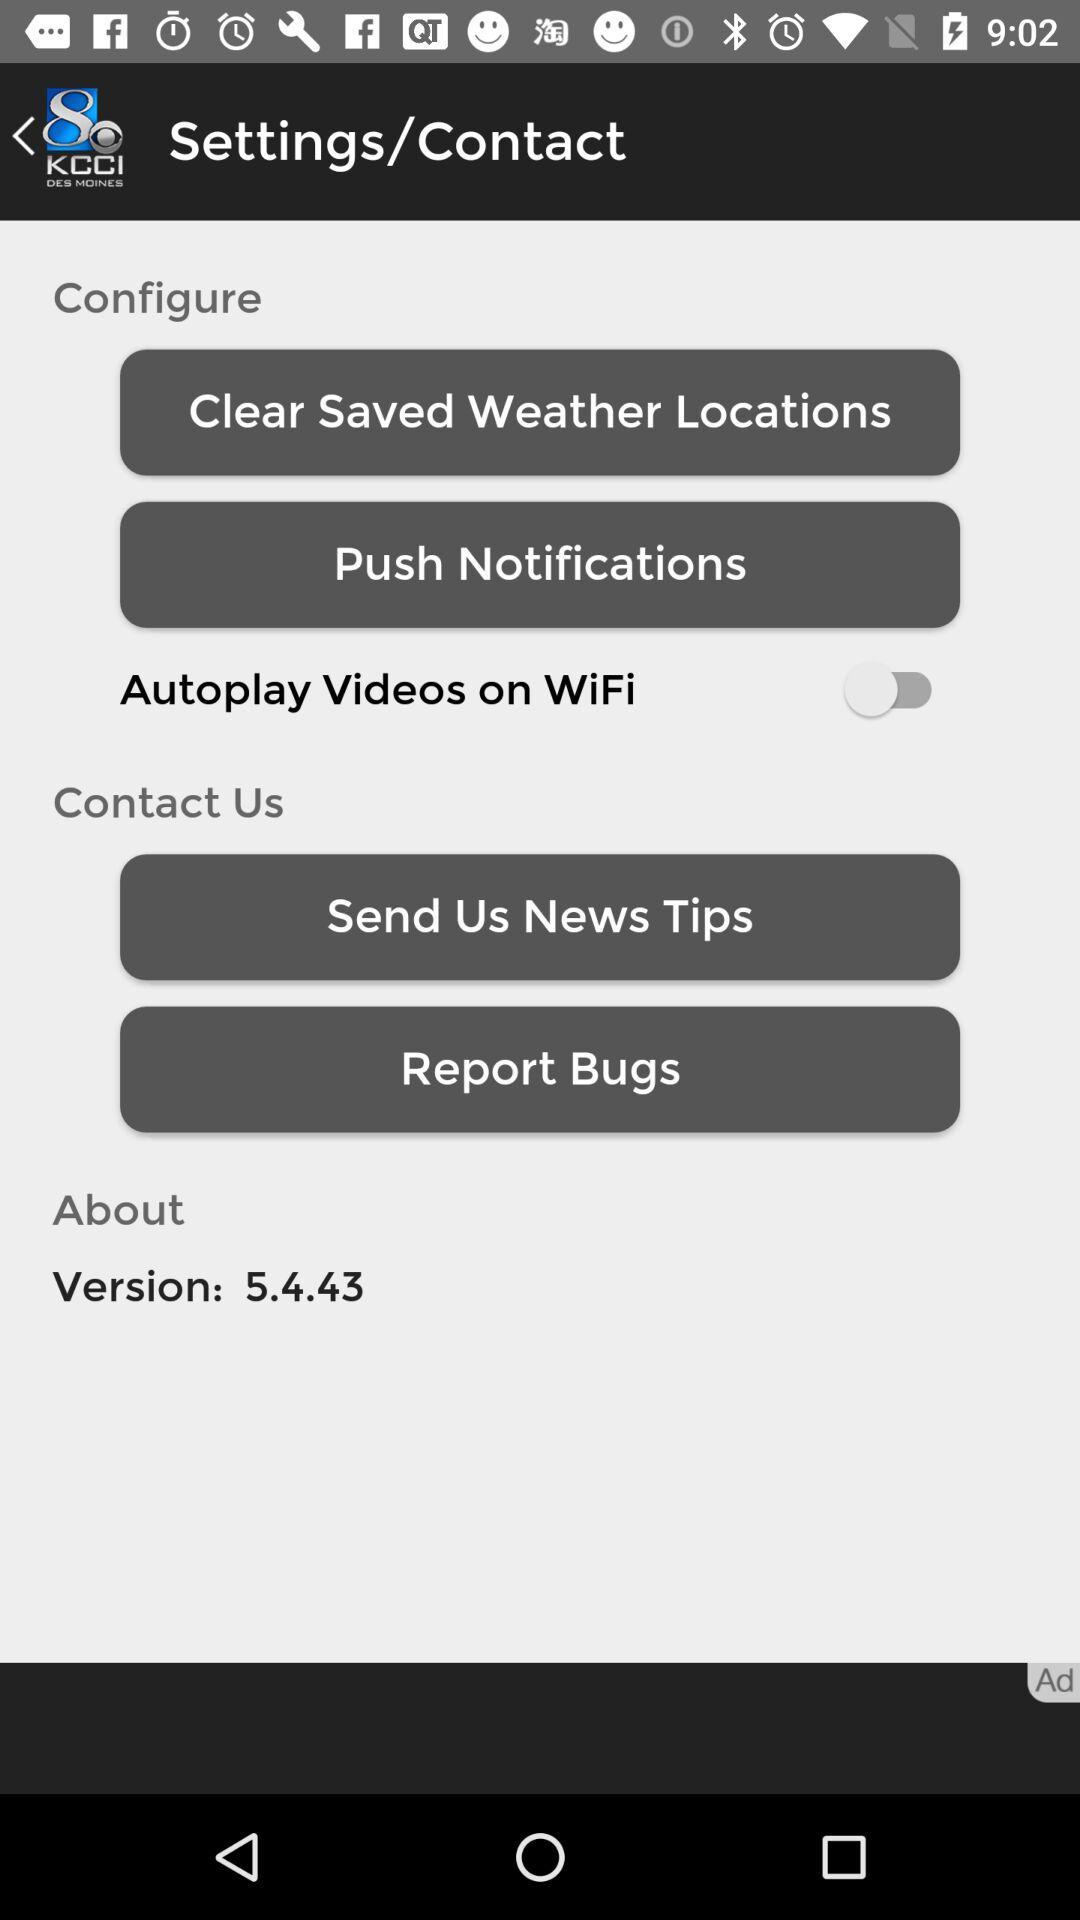 The height and width of the screenshot is (1920, 1080). What do you see at coordinates (304, 1286) in the screenshot?
I see `the 5.4.43 icon` at bounding box center [304, 1286].